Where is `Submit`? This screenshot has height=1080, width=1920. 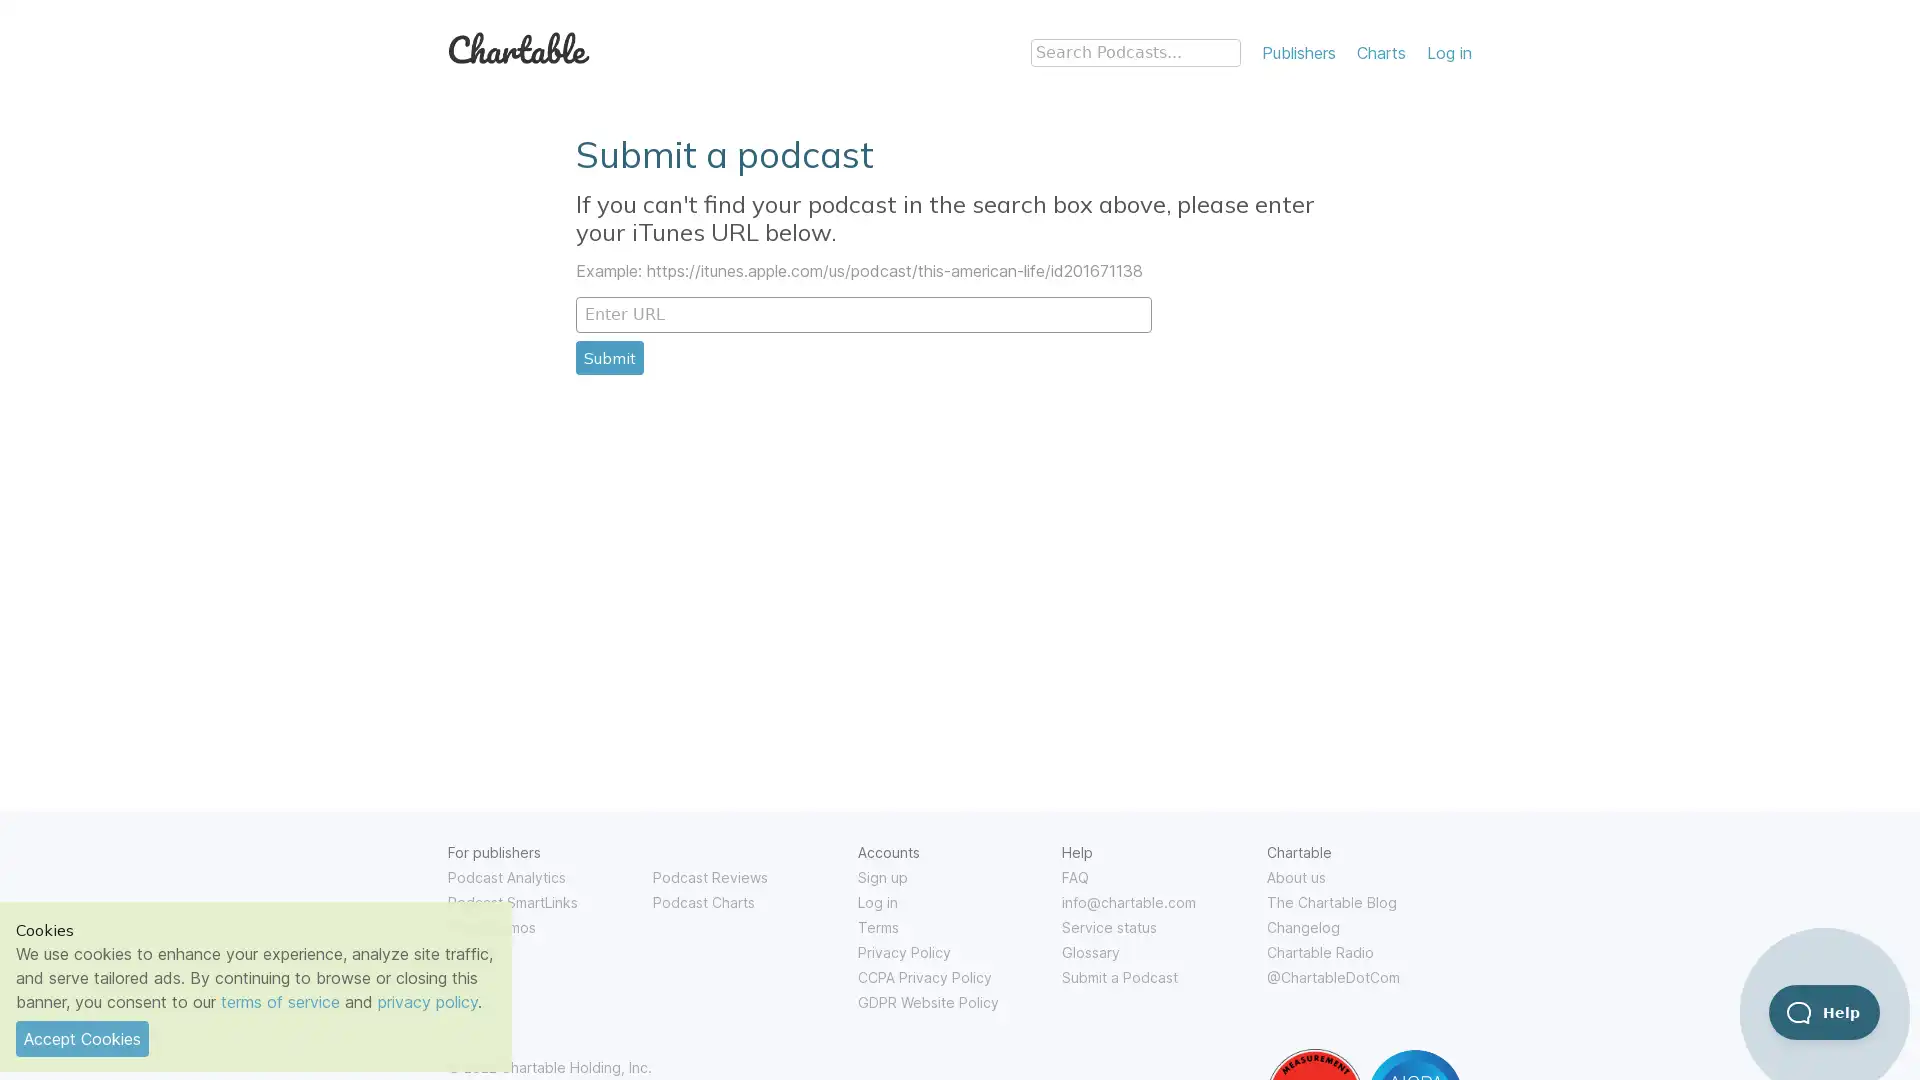
Submit is located at coordinates (608, 356).